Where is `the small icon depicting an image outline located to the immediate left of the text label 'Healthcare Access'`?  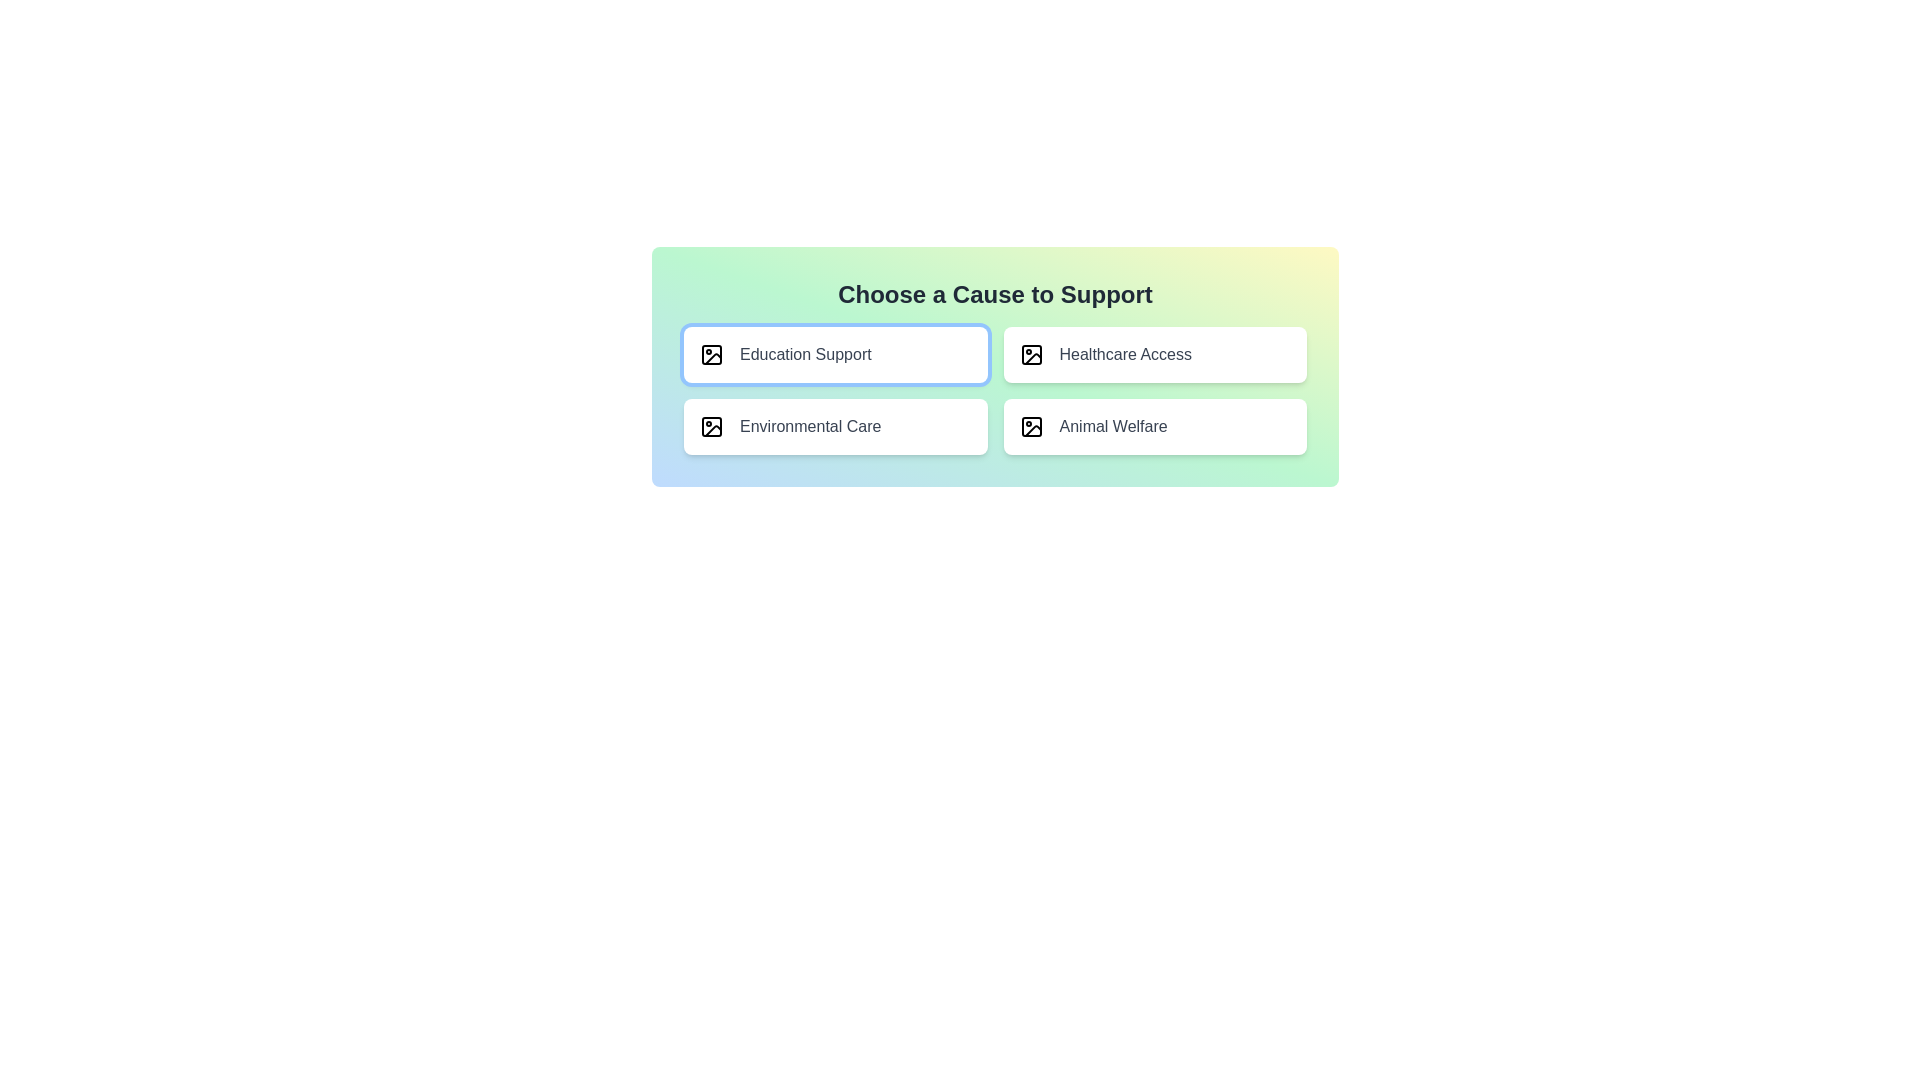 the small icon depicting an image outline located to the immediate left of the text label 'Healthcare Access' is located at coordinates (1031, 353).